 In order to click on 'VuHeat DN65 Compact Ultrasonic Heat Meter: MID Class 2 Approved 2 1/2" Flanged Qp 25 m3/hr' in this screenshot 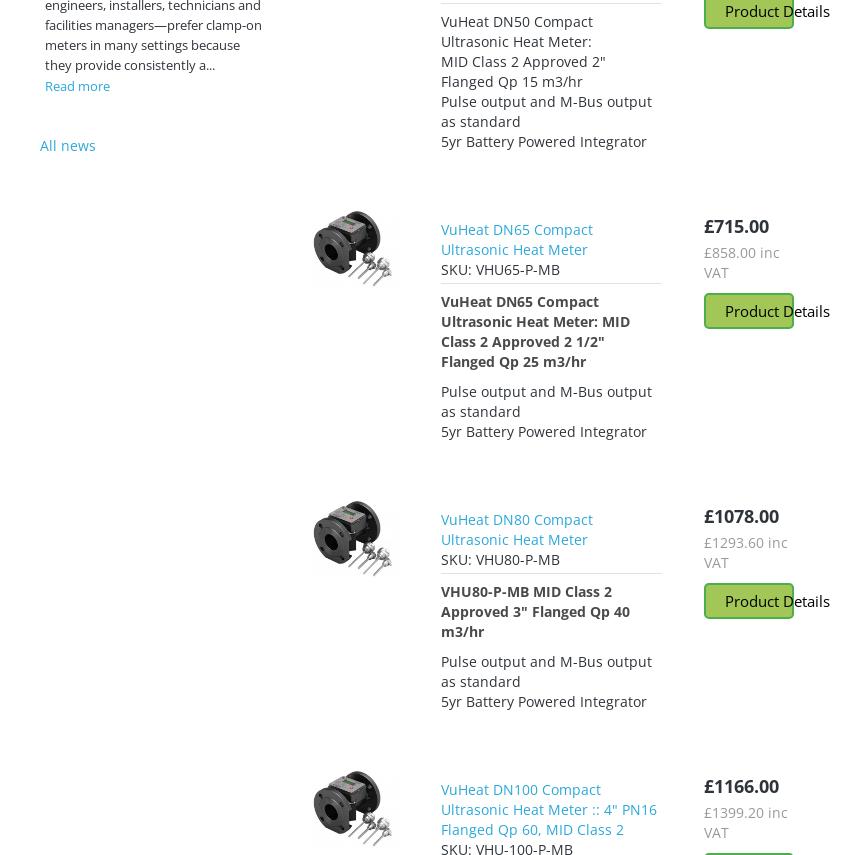, I will do `click(535, 331)`.